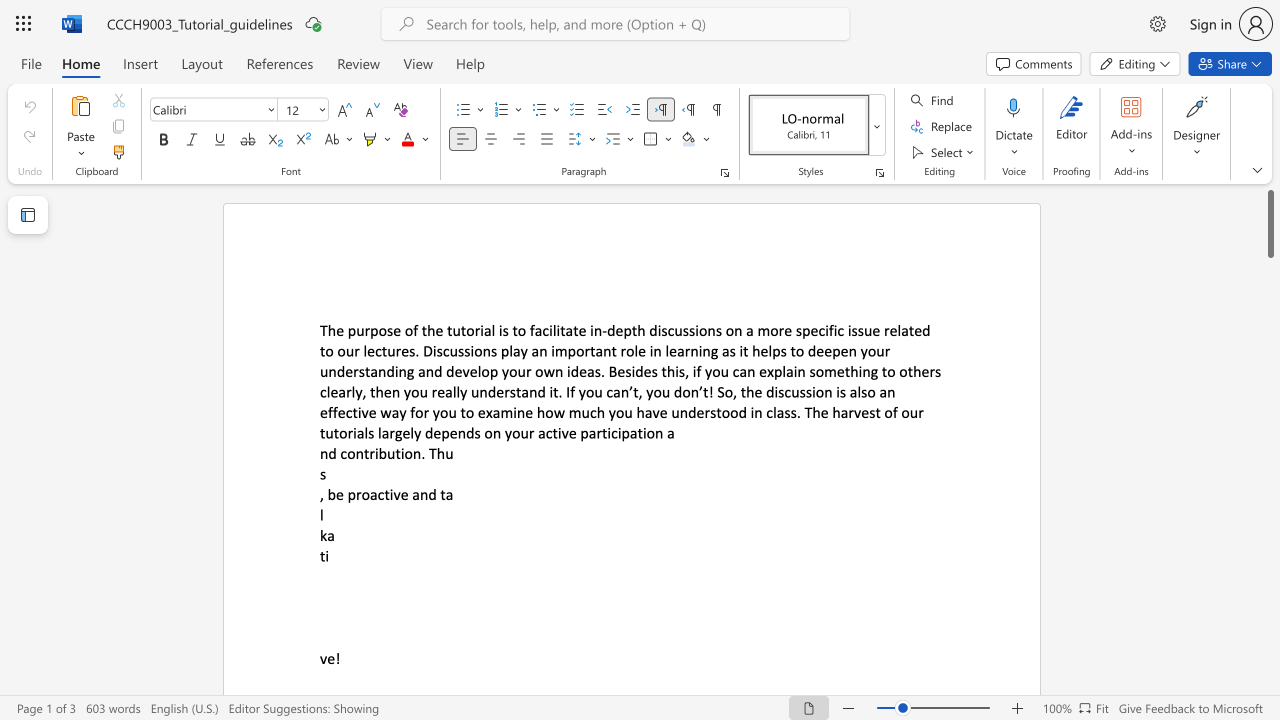 The image size is (1280, 720). What do you see at coordinates (1269, 480) in the screenshot?
I see `the scrollbar to move the page down` at bounding box center [1269, 480].